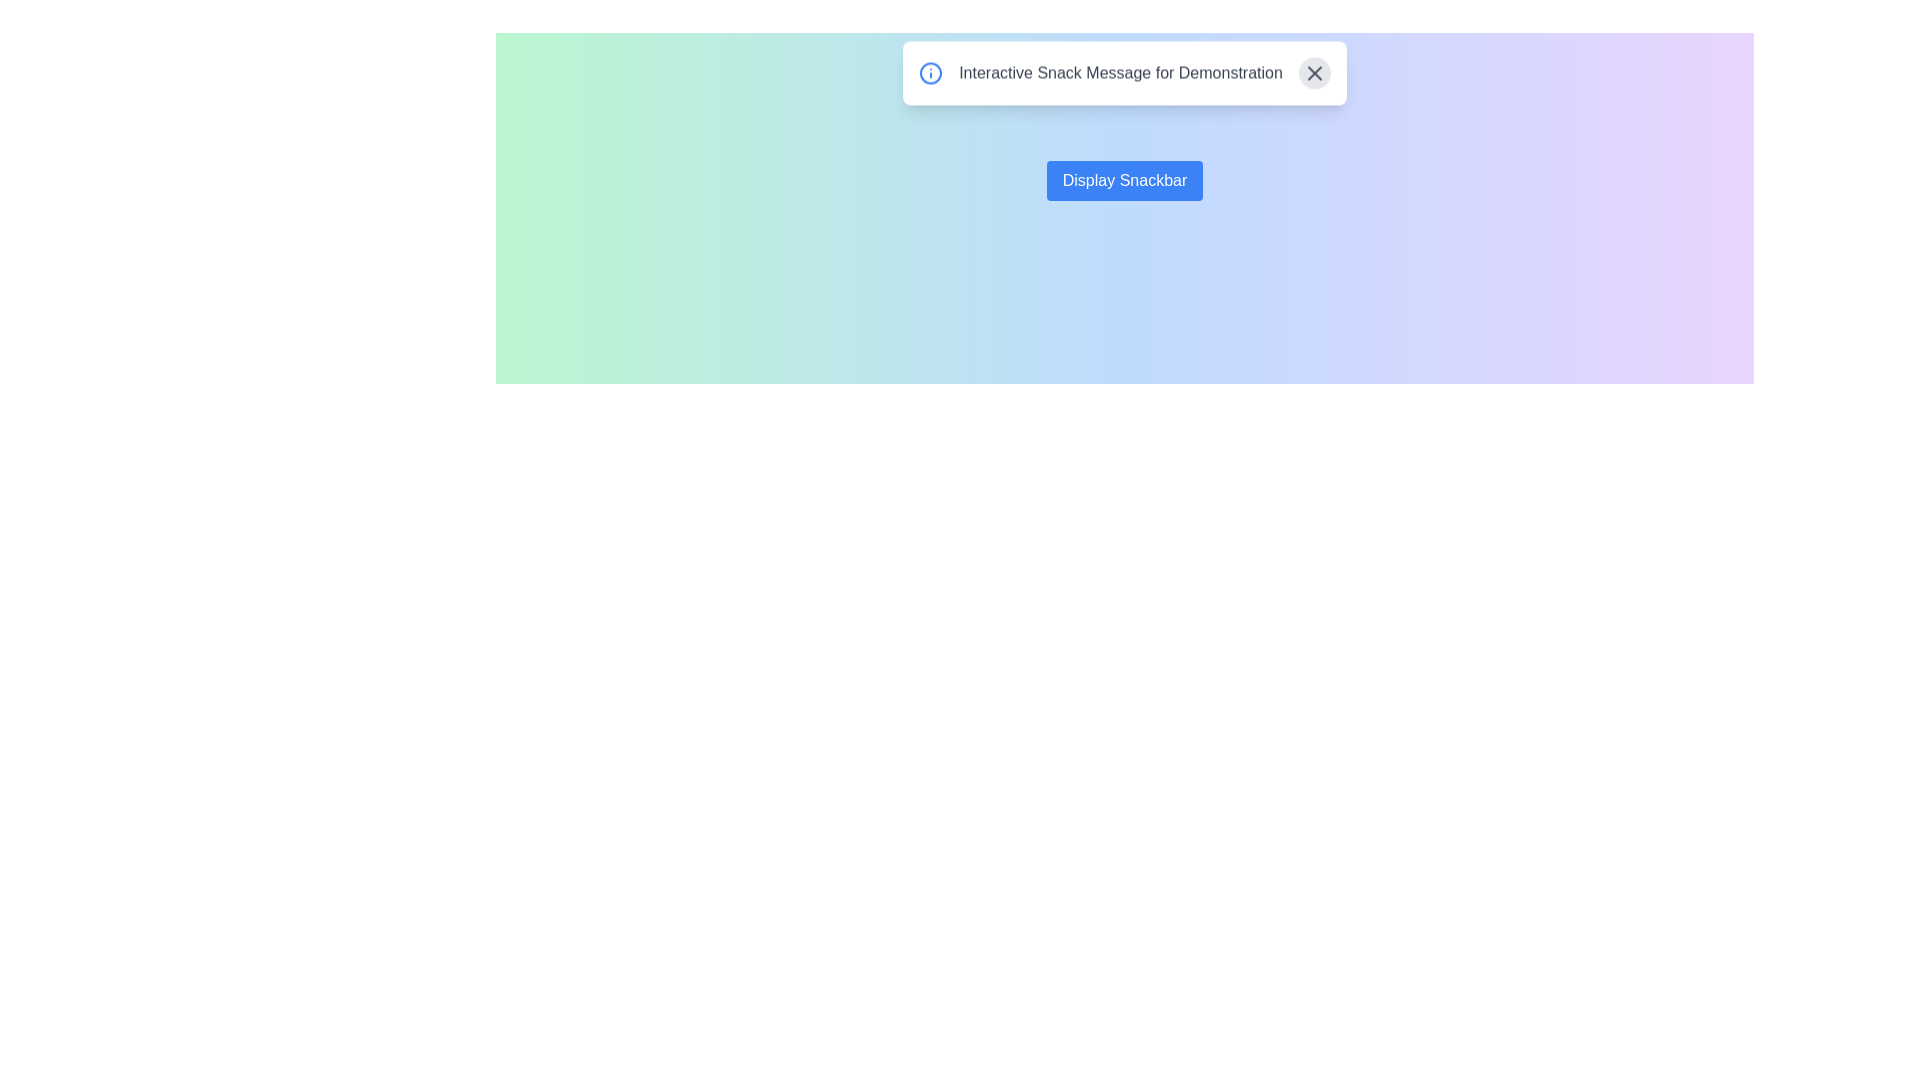 The image size is (1920, 1080). Describe the element at coordinates (930, 80) in the screenshot. I see `the circular outline of the information icon, which has a blue stroke and is located in the top-right corner of the interface within an SVG element` at that location.